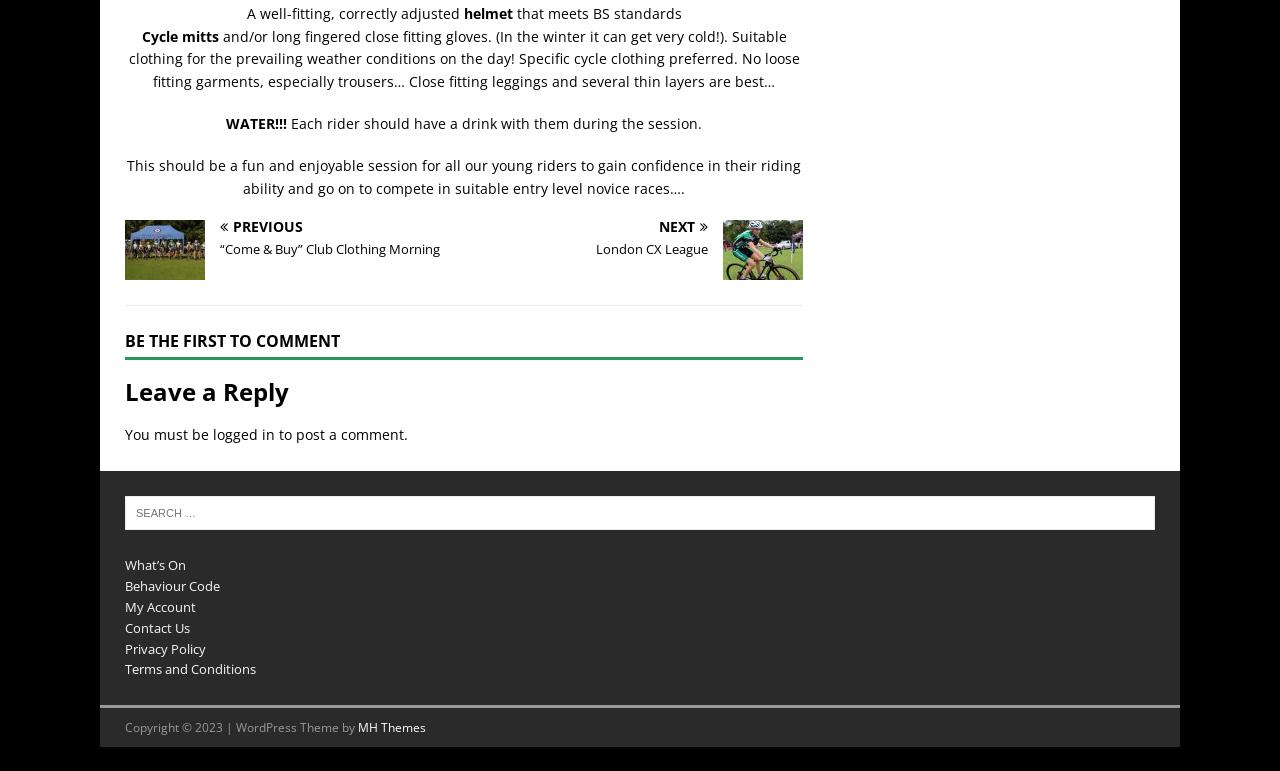  Describe the element at coordinates (124, 606) in the screenshot. I see `'My Account'` at that location.